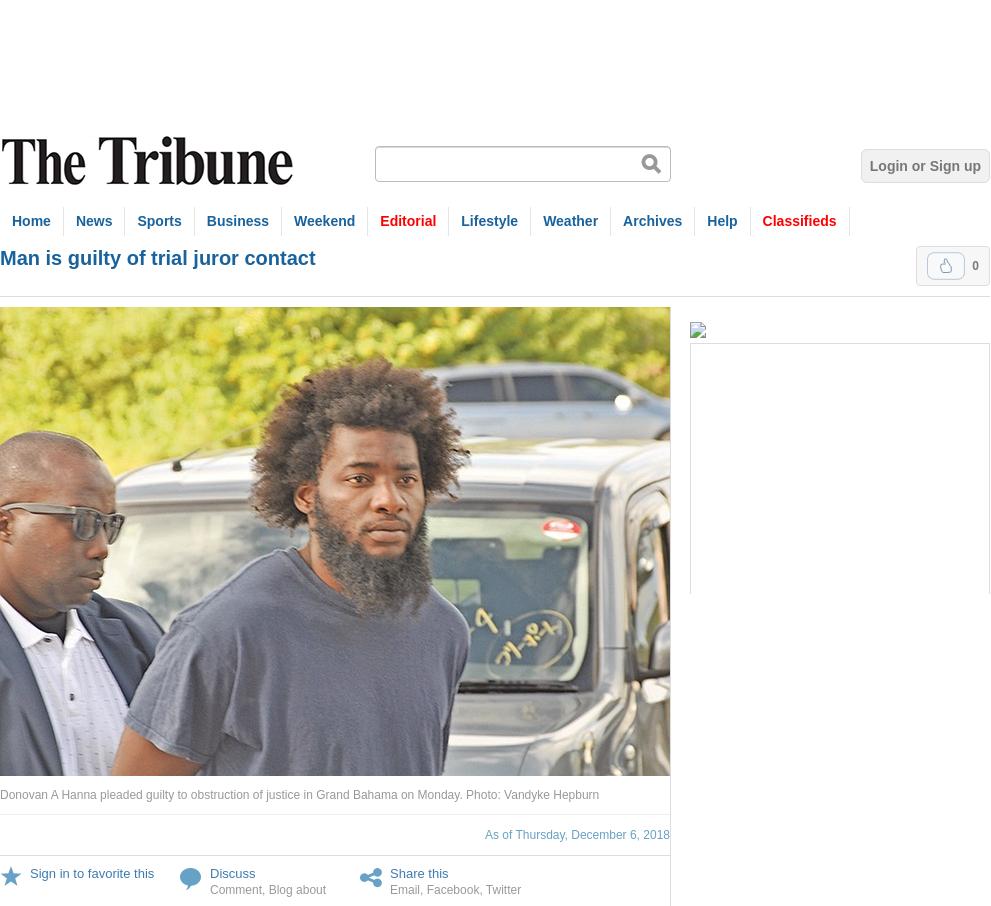  What do you see at coordinates (232, 873) in the screenshot?
I see `'Discuss'` at bounding box center [232, 873].